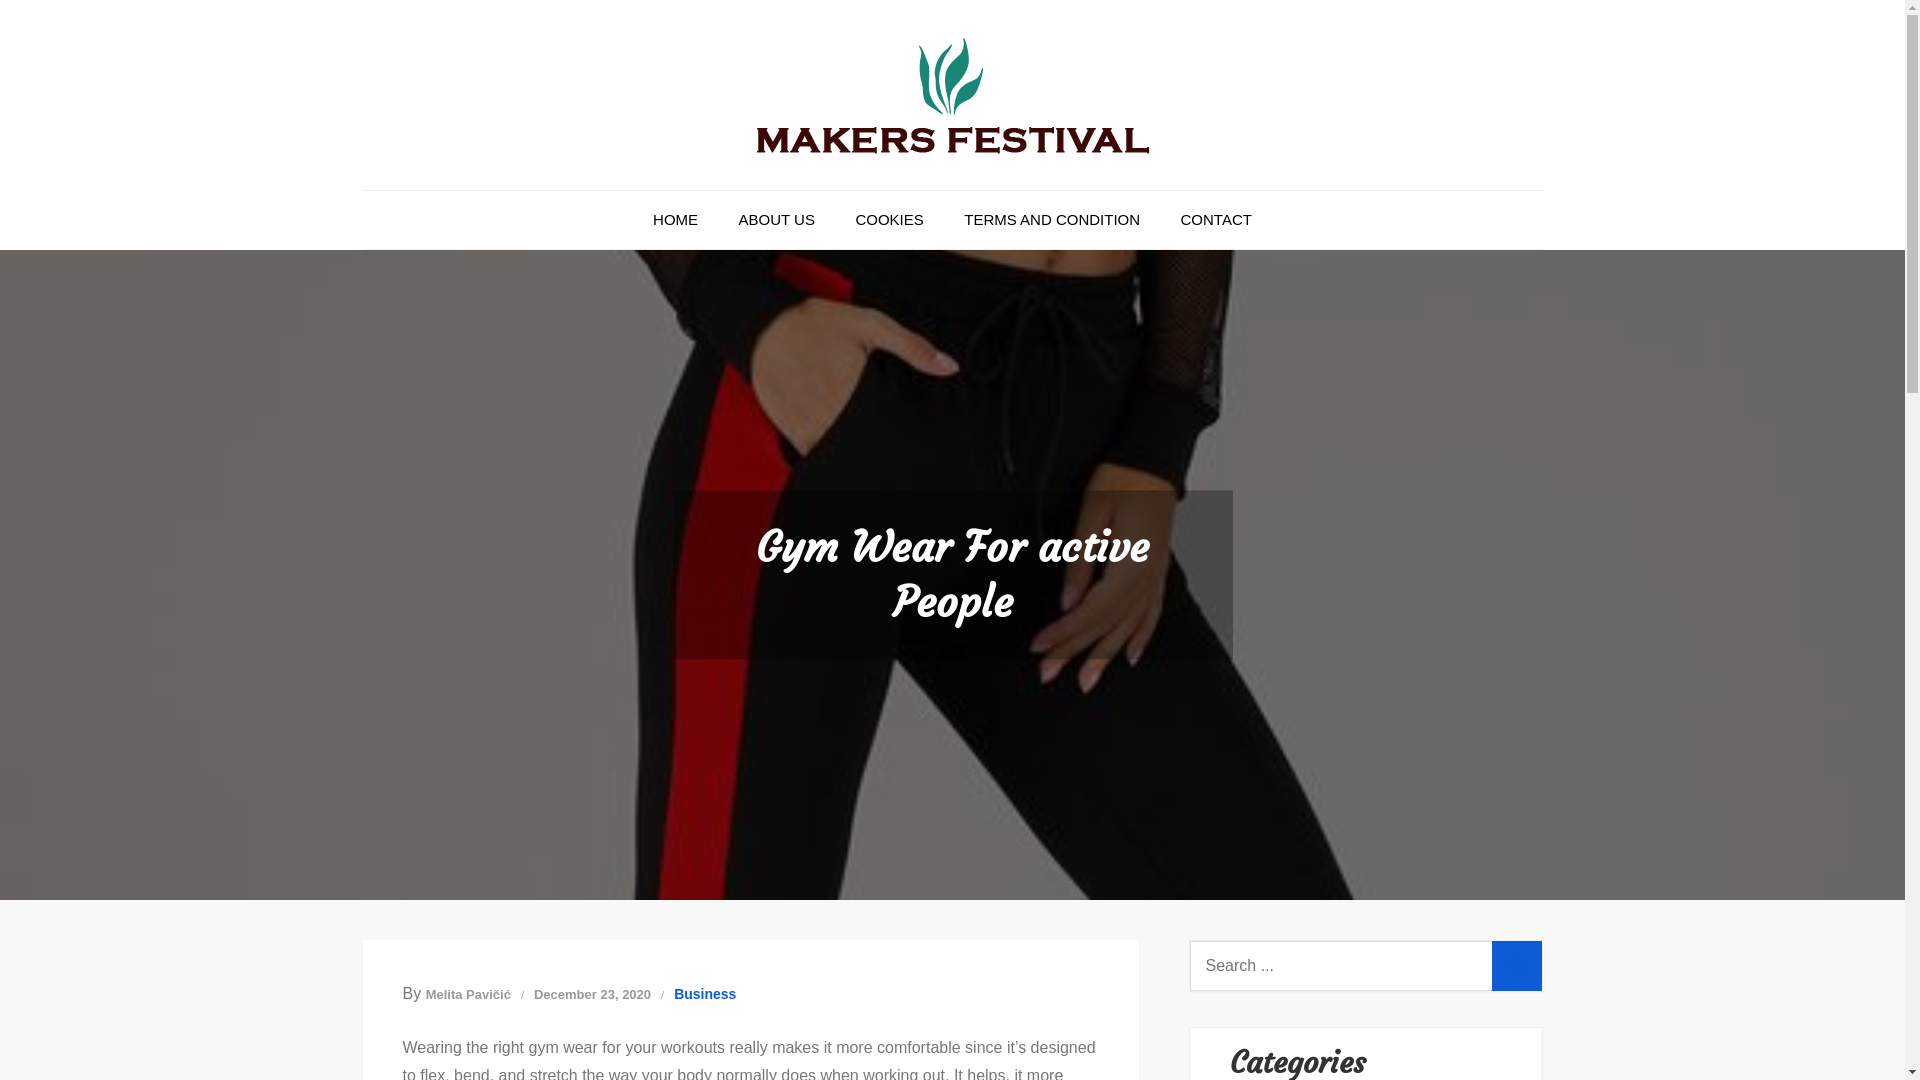 This screenshot has height=1080, width=1920. Describe the element at coordinates (591, 994) in the screenshot. I see `'December 23, 2020'` at that location.